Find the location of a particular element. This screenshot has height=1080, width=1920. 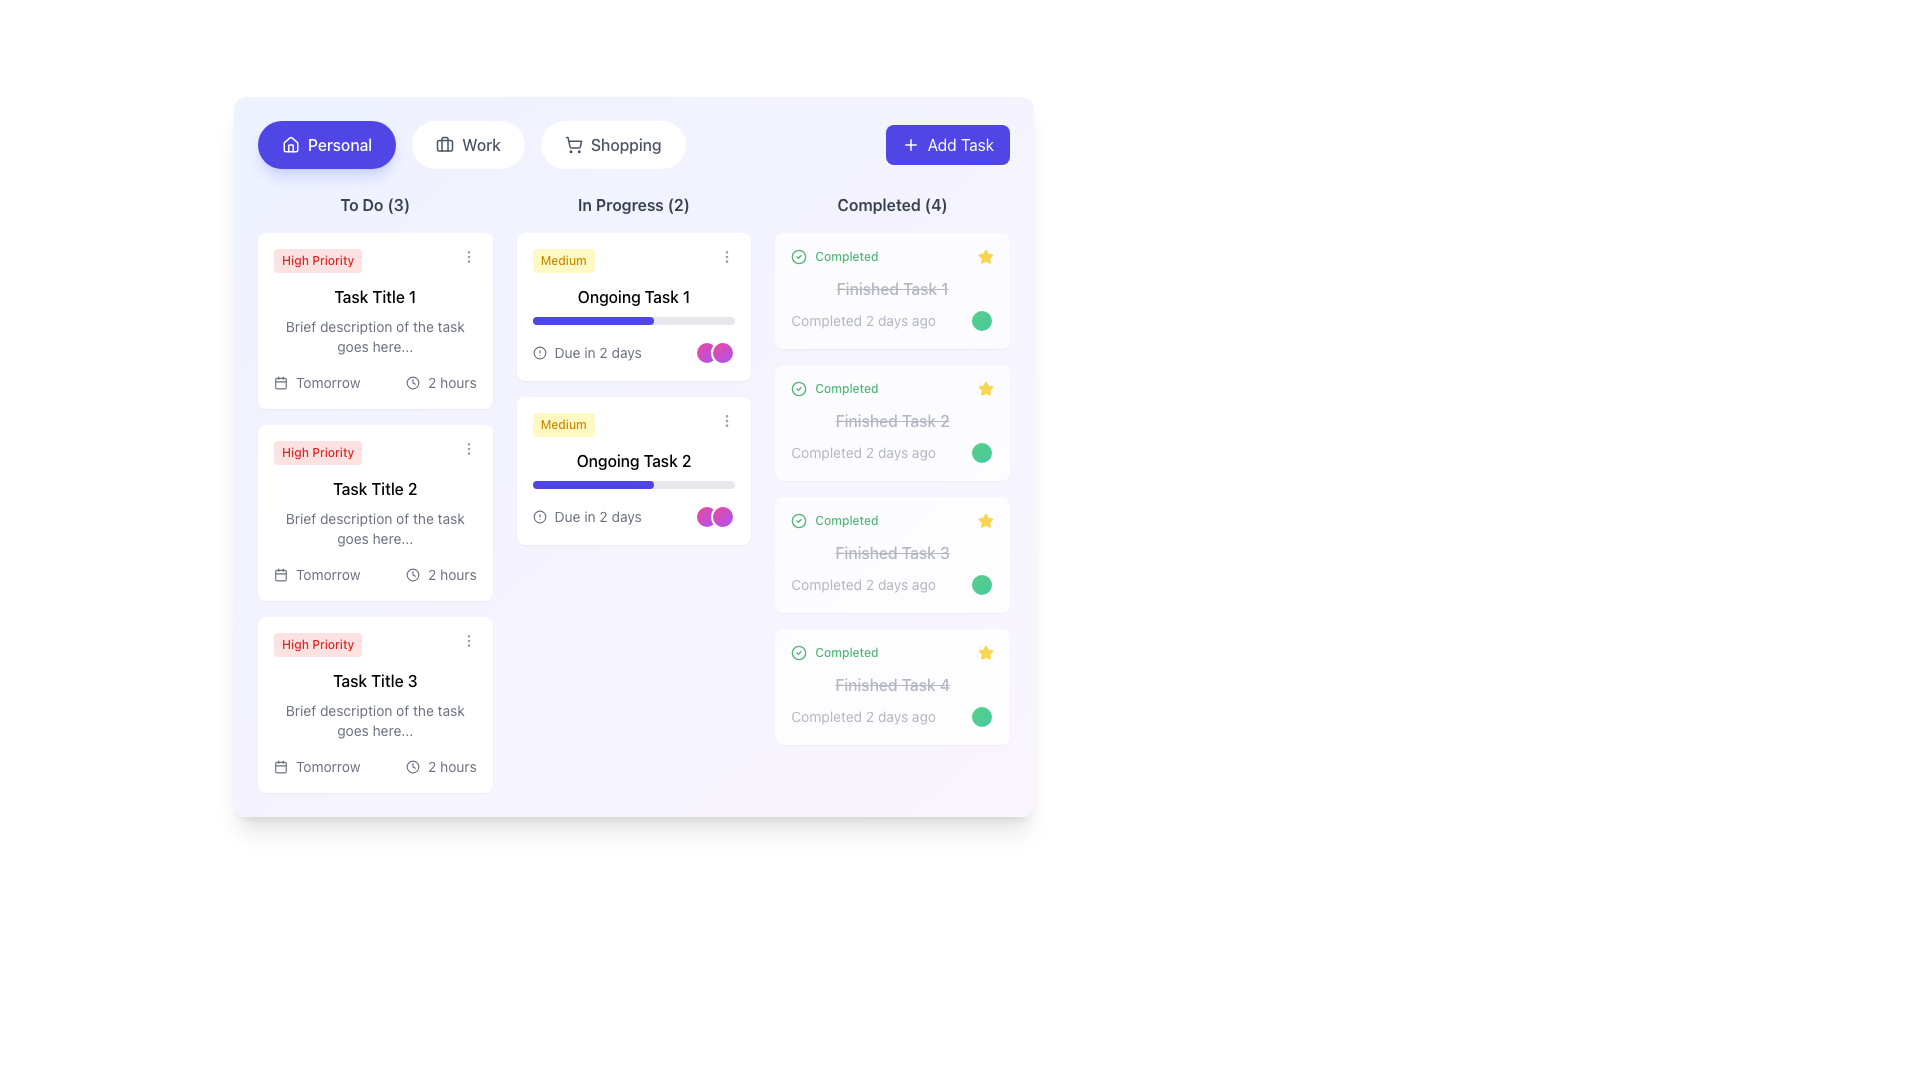

the text label that displays the title of a task, located in the third card of the 'To Do' column, beneath the 'High Priority' label is located at coordinates (375, 680).